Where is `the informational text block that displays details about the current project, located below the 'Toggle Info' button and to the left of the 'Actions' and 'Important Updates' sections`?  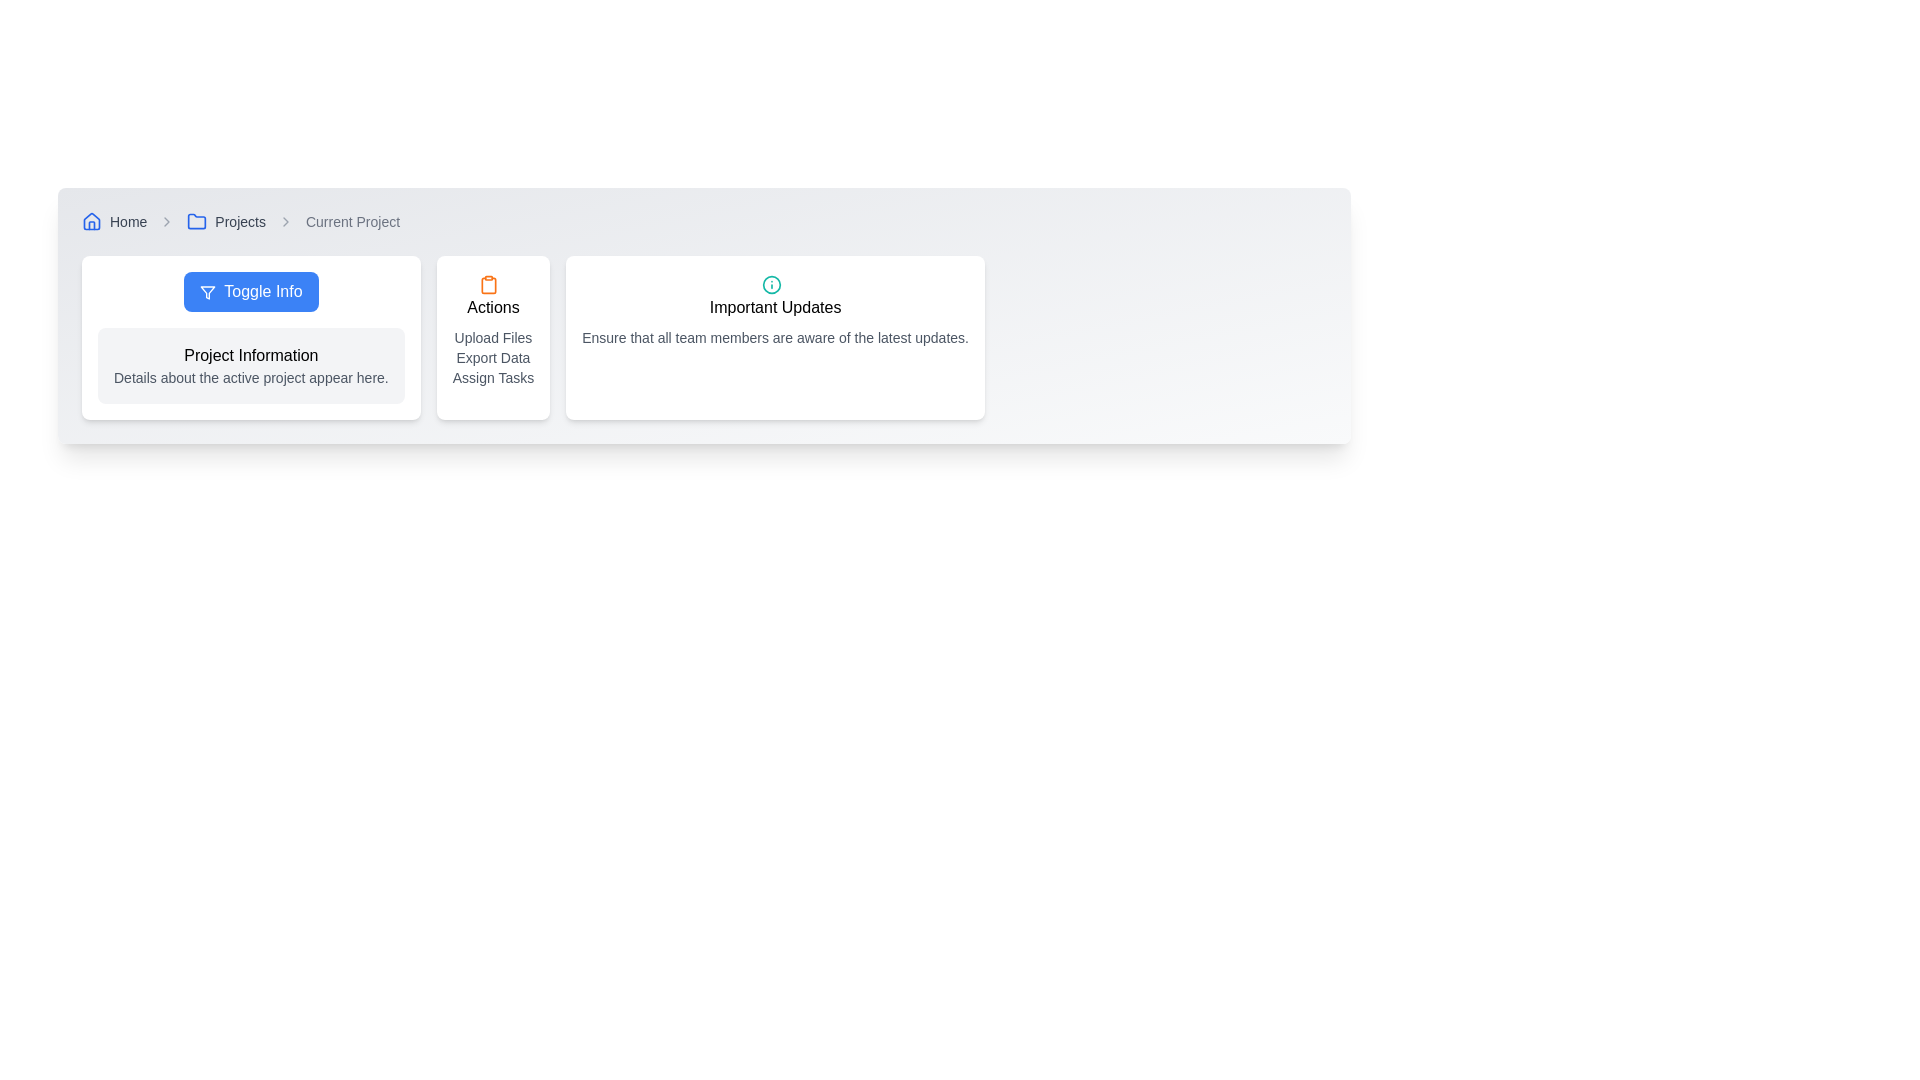 the informational text block that displays details about the current project, located below the 'Toggle Info' button and to the left of the 'Actions' and 'Important Updates' sections is located at coordinates (250, 366).